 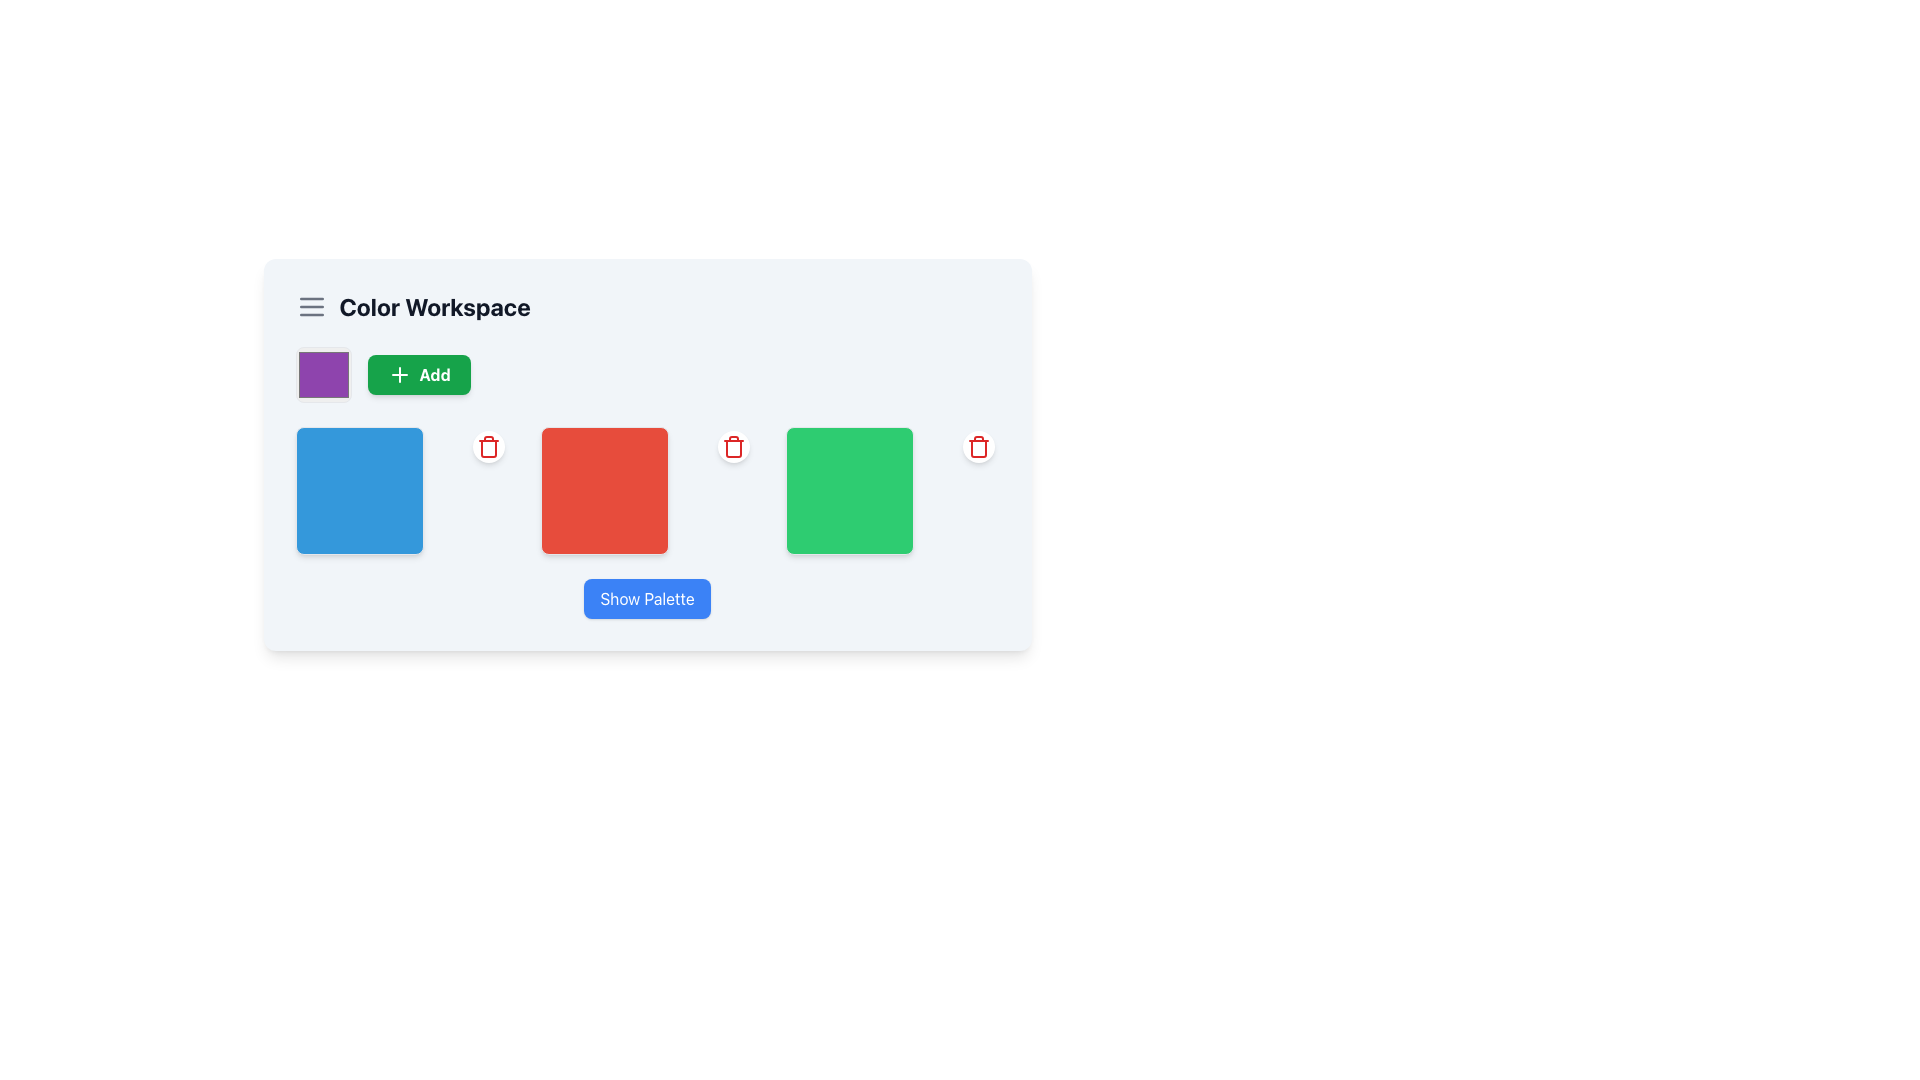 What do you see at coordinates (401, 490) in the screenshot?
I see `the first blue Color tile in the grid layout` at bounding box center [401, 490].